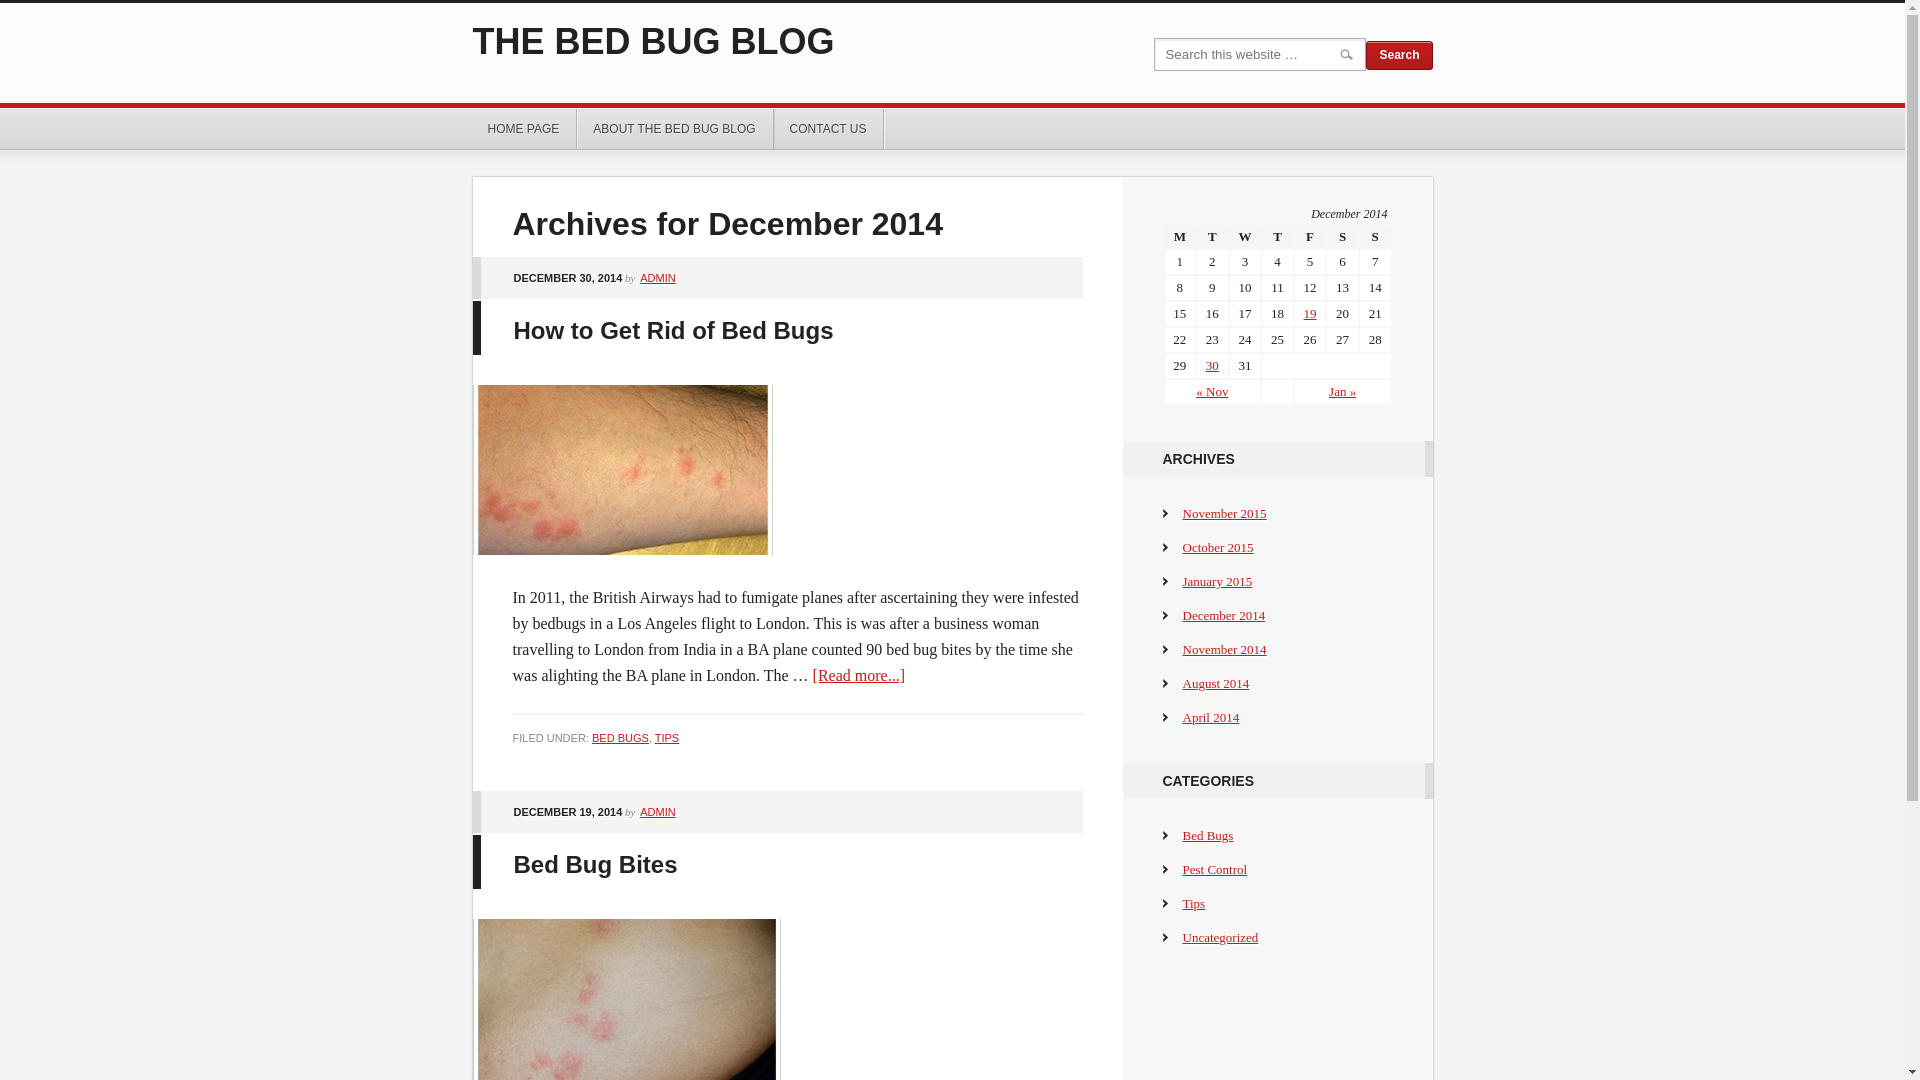 The width and height of the screenshot is (1920, 1080). What do you see at coordinates (1213, 868) in the screenshot?
I see `'Pest Control'` at bounding box center [1213, 868].